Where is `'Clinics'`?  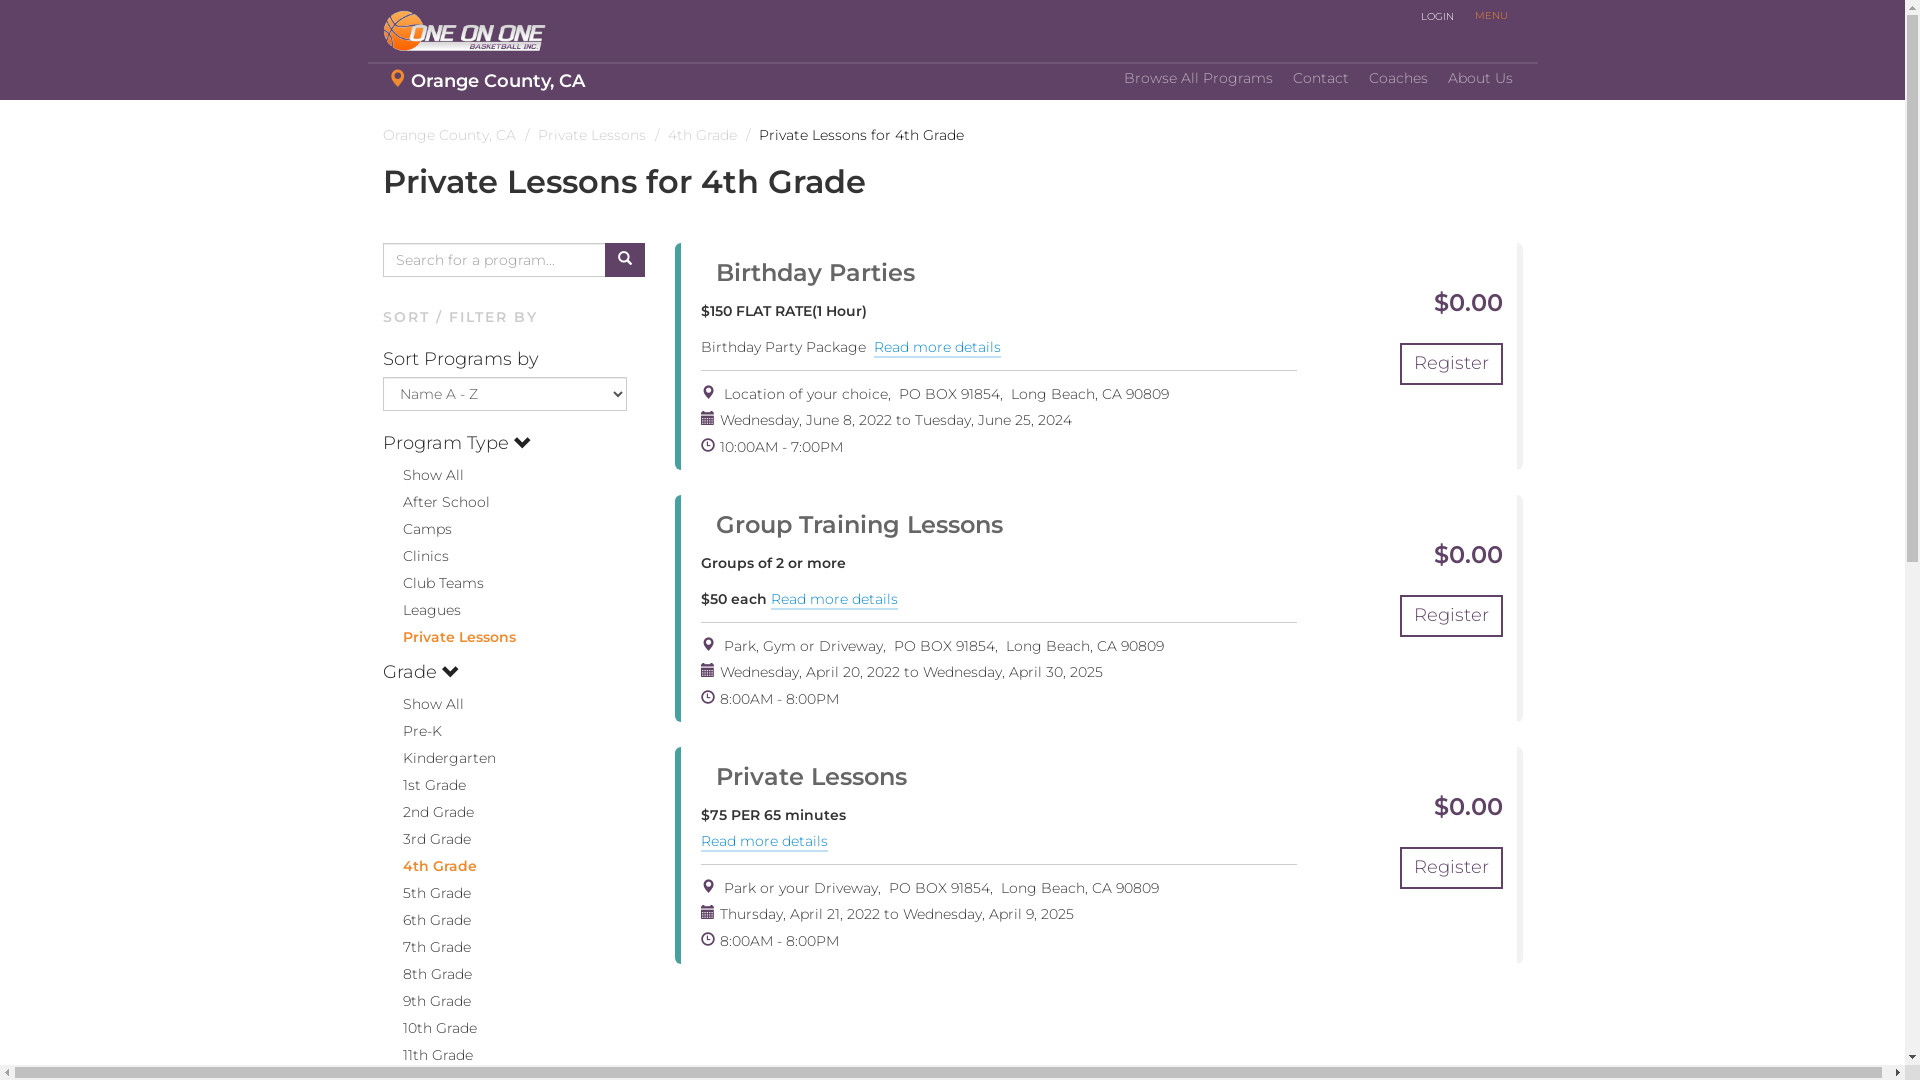 'Clinics' is located at coordinates (413, 555).